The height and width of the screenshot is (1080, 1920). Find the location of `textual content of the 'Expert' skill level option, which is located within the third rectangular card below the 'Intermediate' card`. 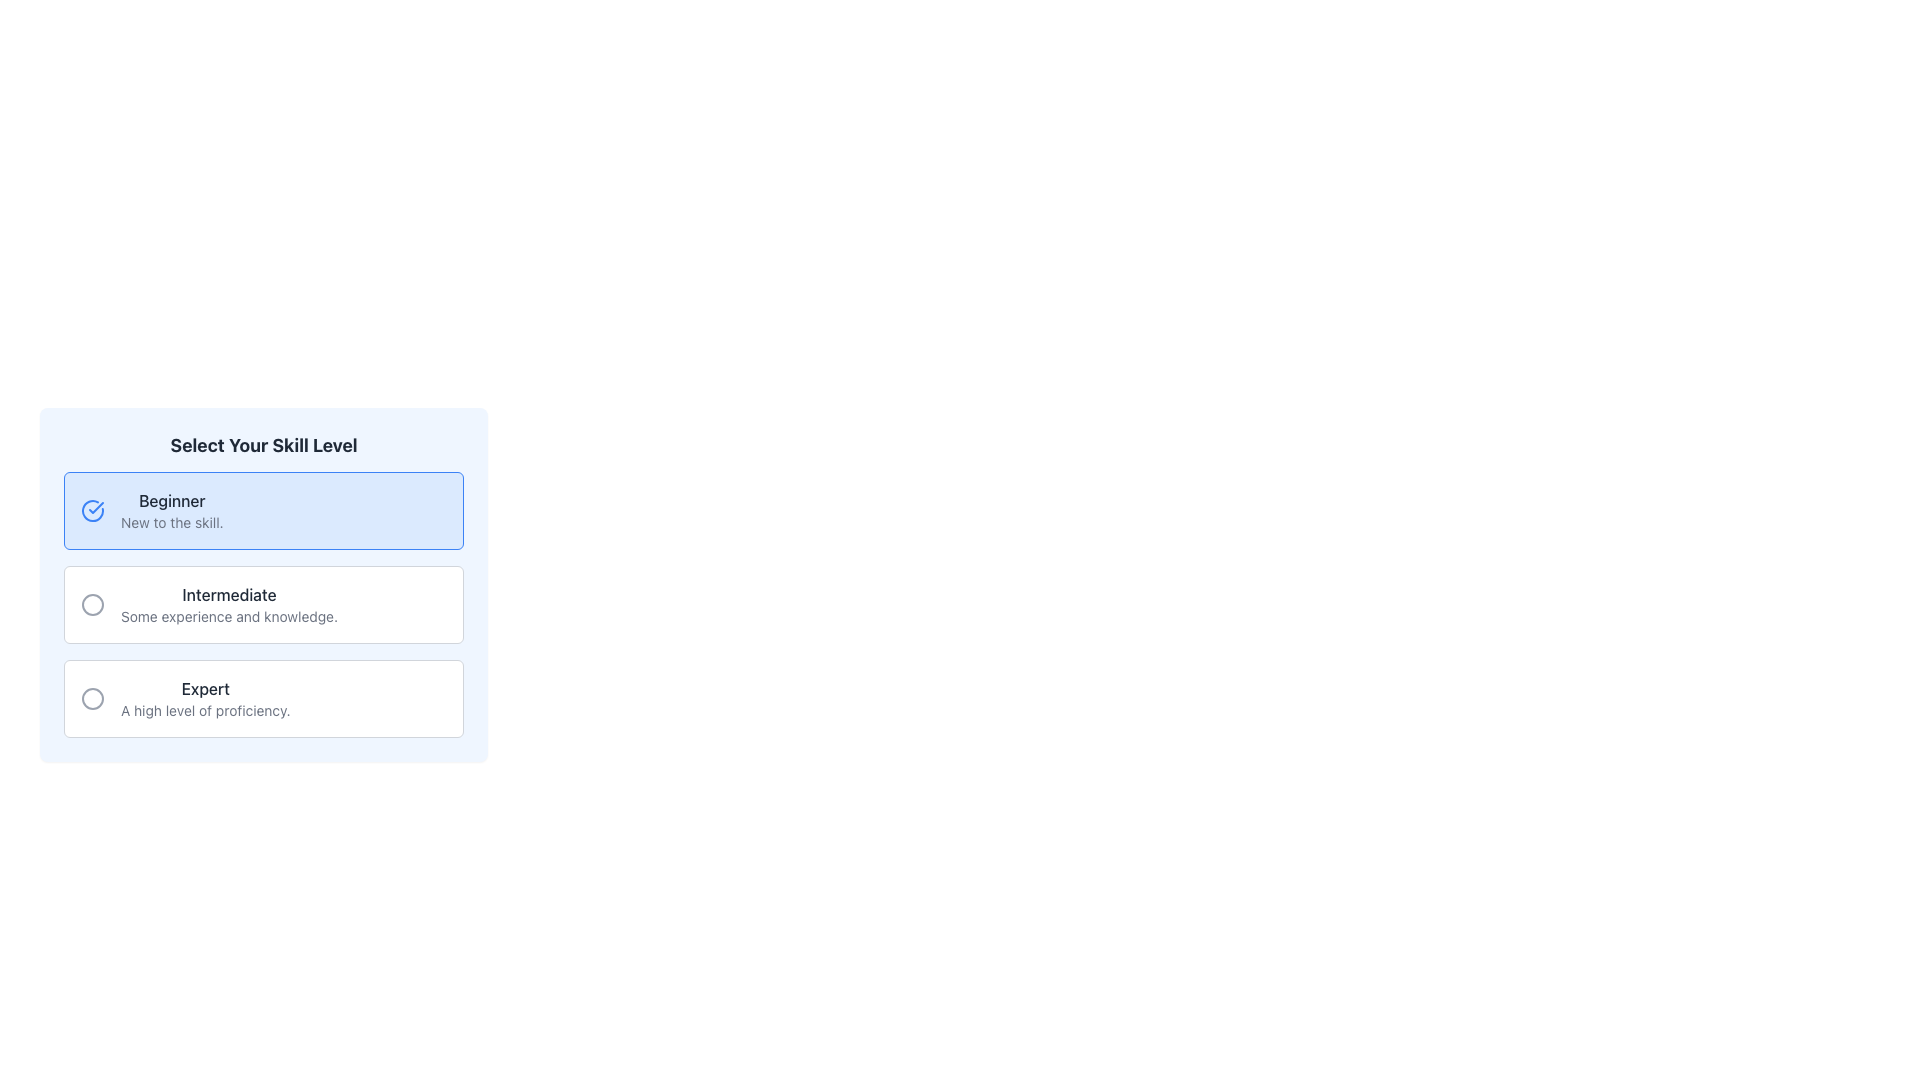

textual content of the 'Expert' skill level option, which is located within the third rectangular card below the 'Intermediate' card is located at coordinates (205, 697).